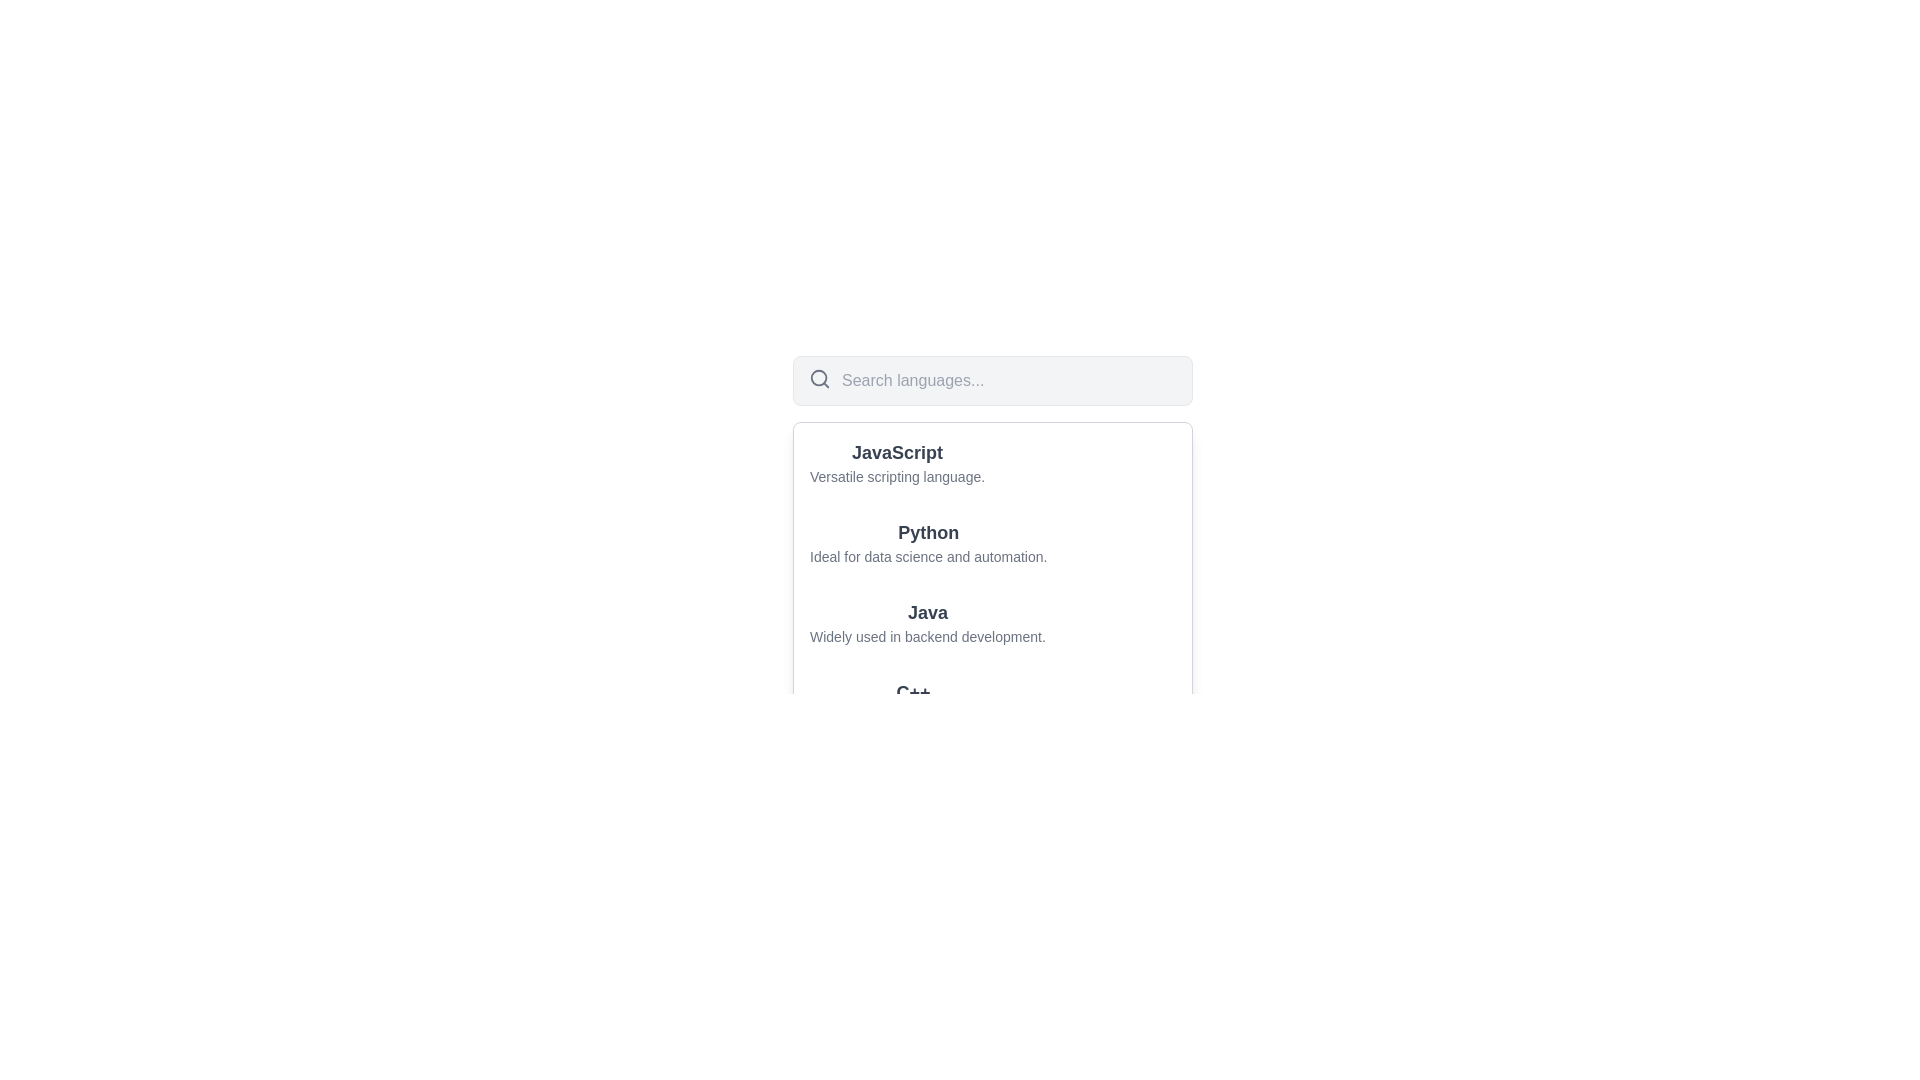  I want to click on the static text element displaying 'Versatile scripting language.' which is located below the bold title 'JavaScript', so click(896, 477).